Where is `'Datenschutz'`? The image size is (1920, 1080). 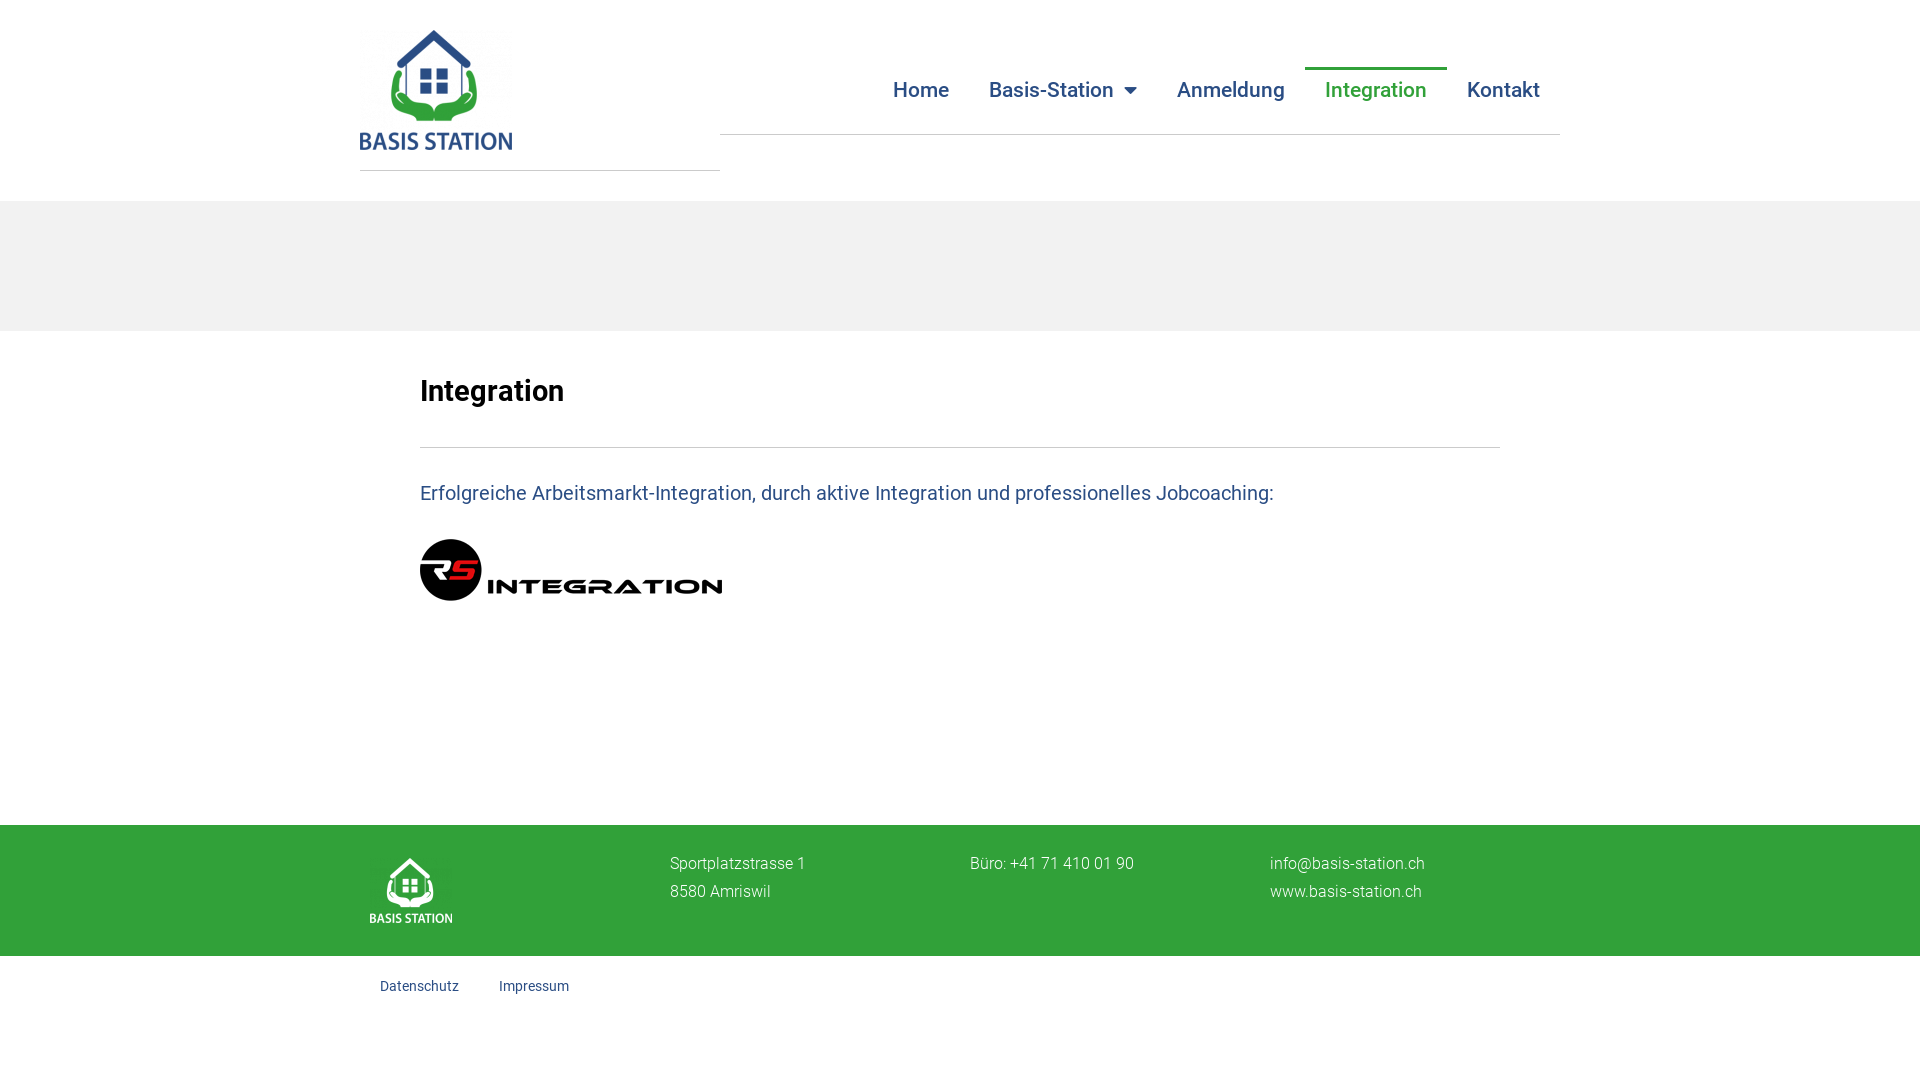 'Datenschutz' is located at coordinates (418, 985).